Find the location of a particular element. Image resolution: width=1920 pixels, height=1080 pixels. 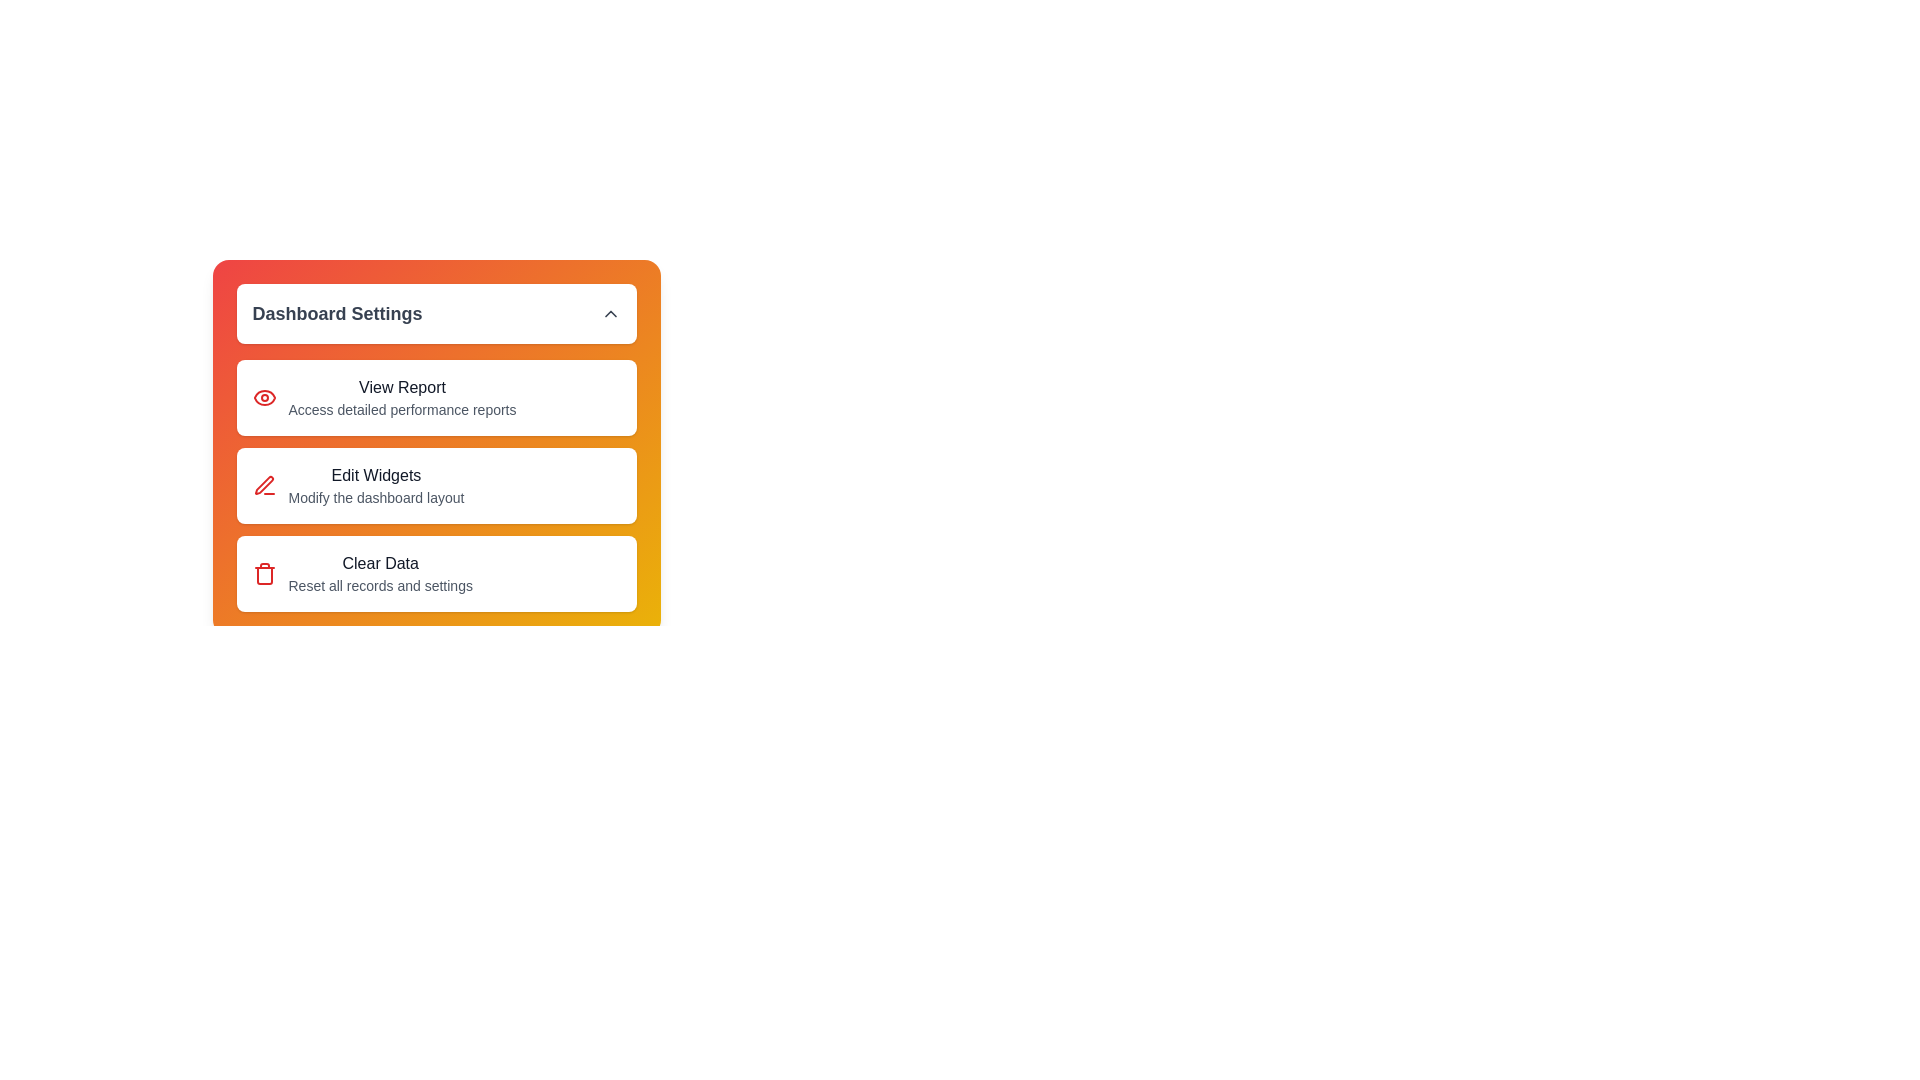

the icon associated with Clear Data is located at coordinates (263, 574).